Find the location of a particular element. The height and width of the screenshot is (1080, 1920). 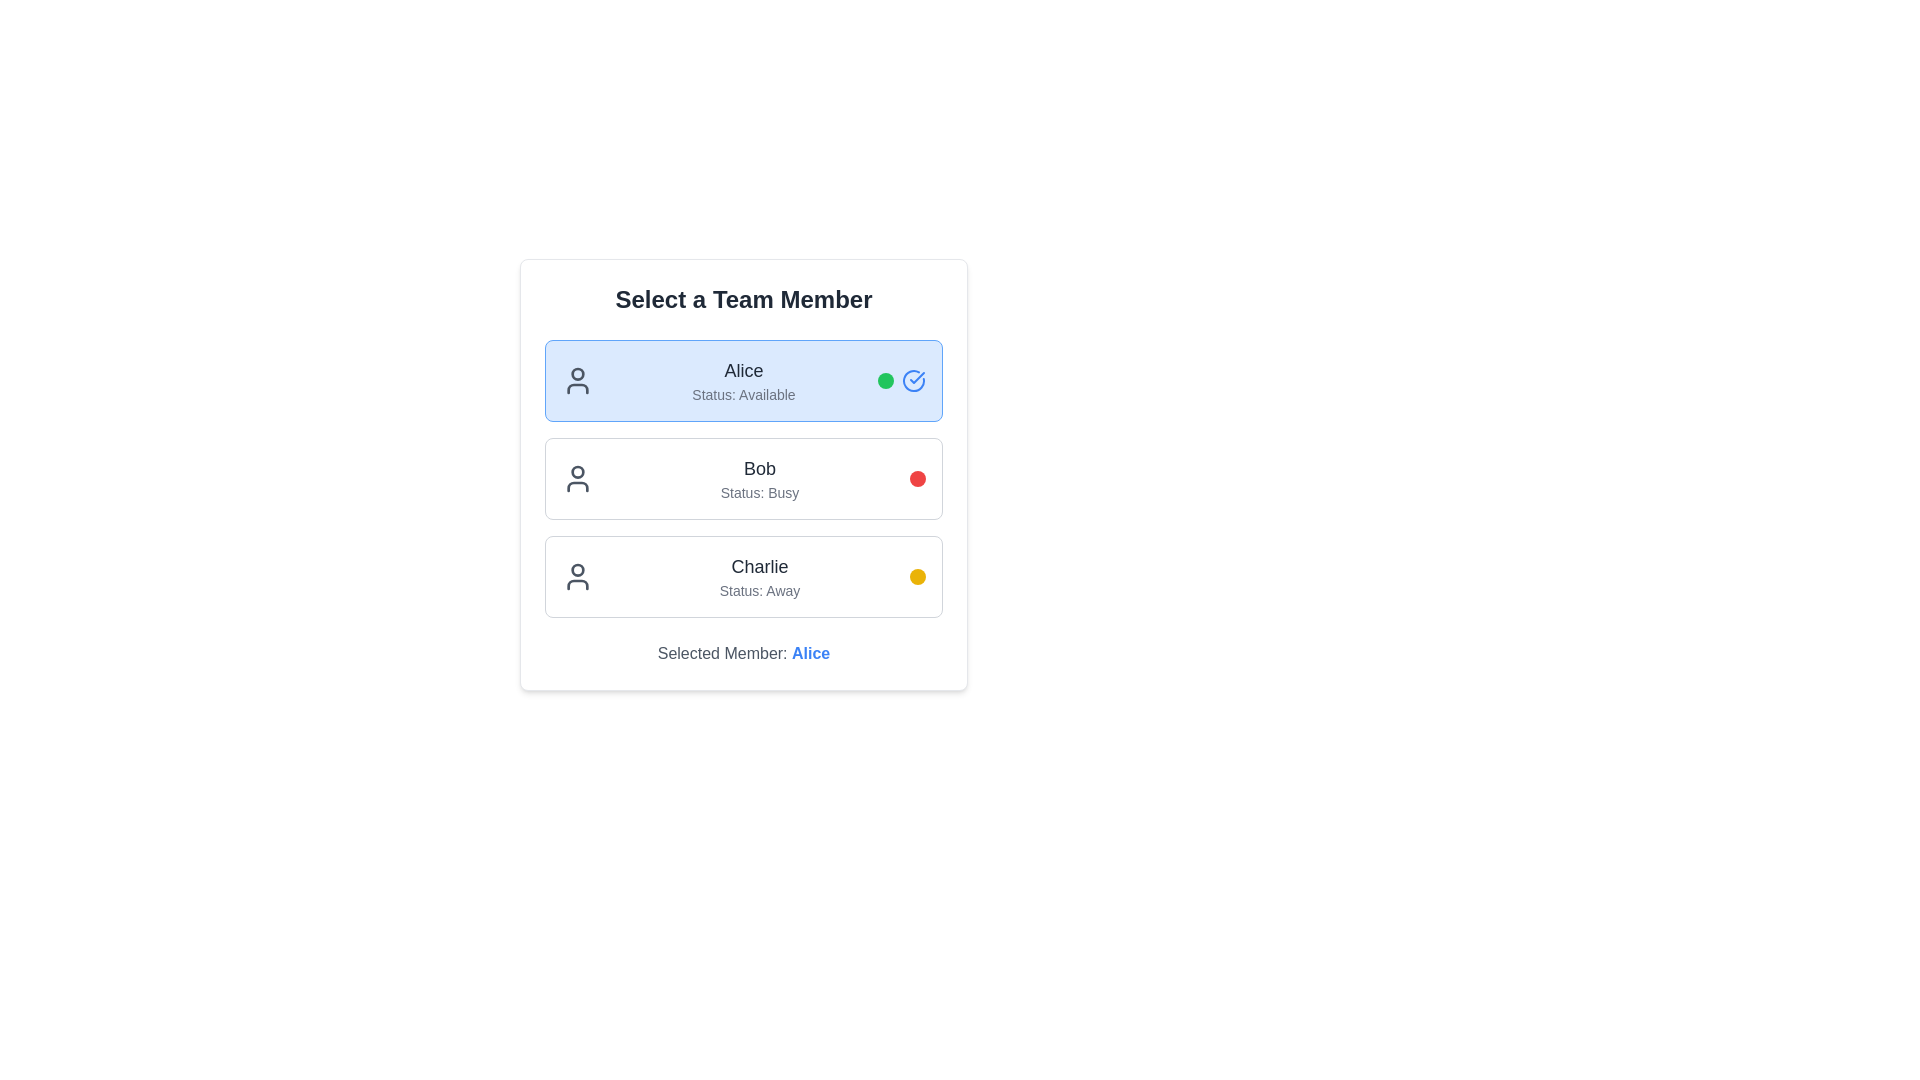

the text label reading 'Alice' which is styled with a medium-sized, gray-colored font and positioned above the 'Status: Available' label is located at coordinates (743, 370).